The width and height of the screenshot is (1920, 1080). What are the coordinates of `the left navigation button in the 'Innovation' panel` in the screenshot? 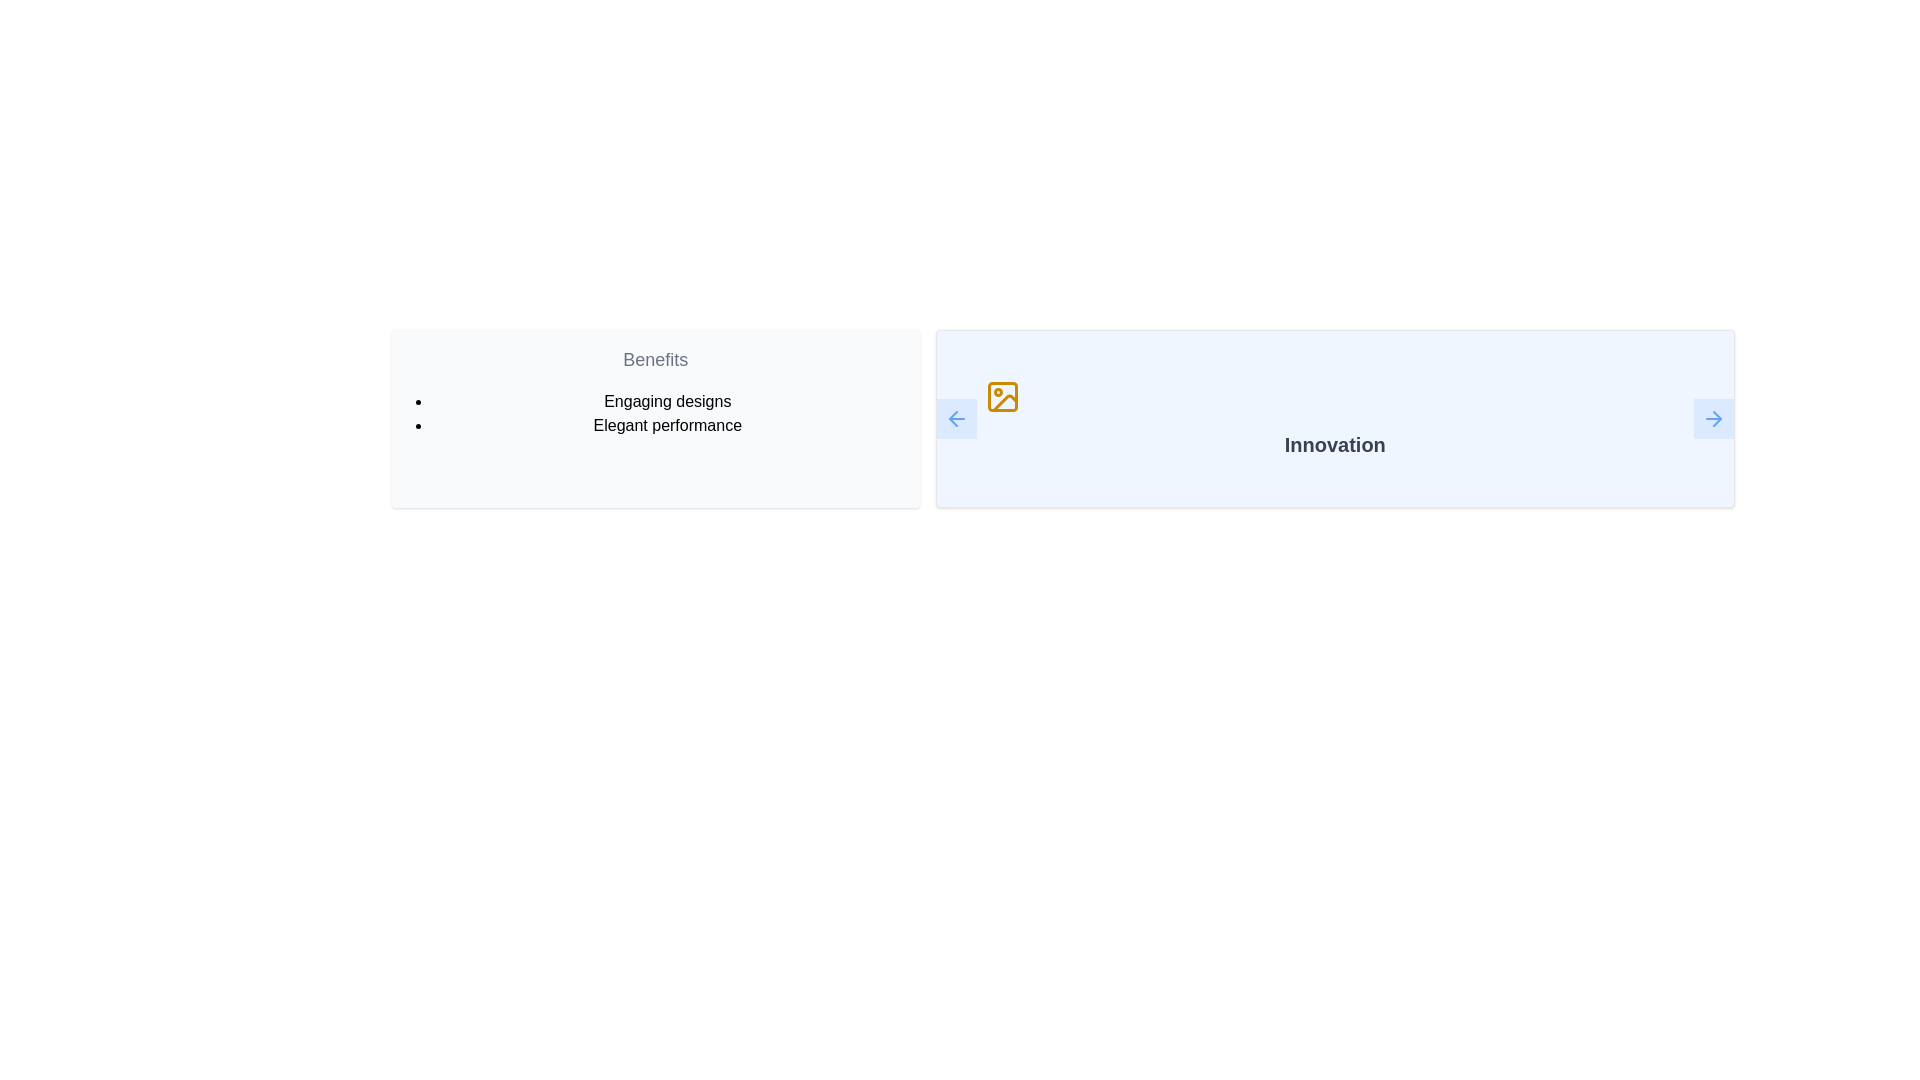 It's located at (955, 418).